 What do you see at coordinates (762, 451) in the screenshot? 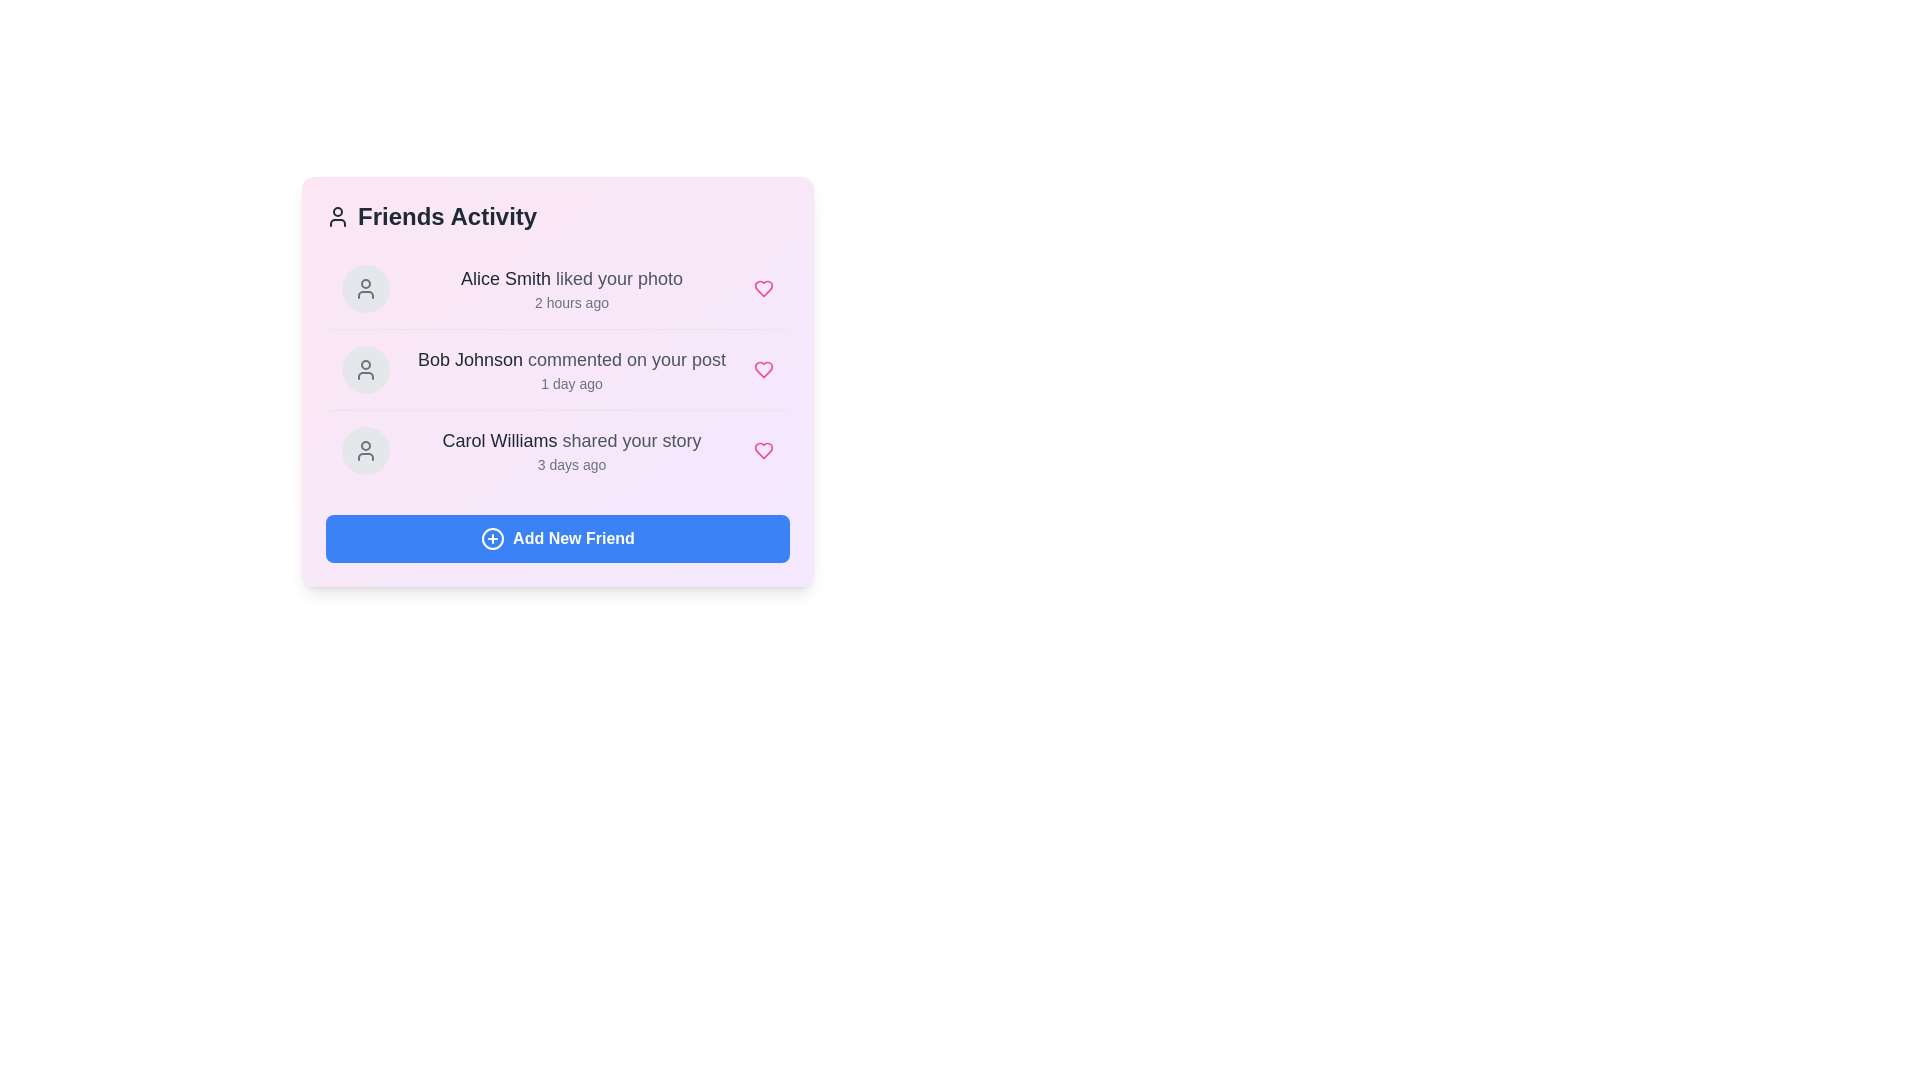
I see `the heart icon next to the activity of Carol Williams to like it` at bounding box center [762, 451].